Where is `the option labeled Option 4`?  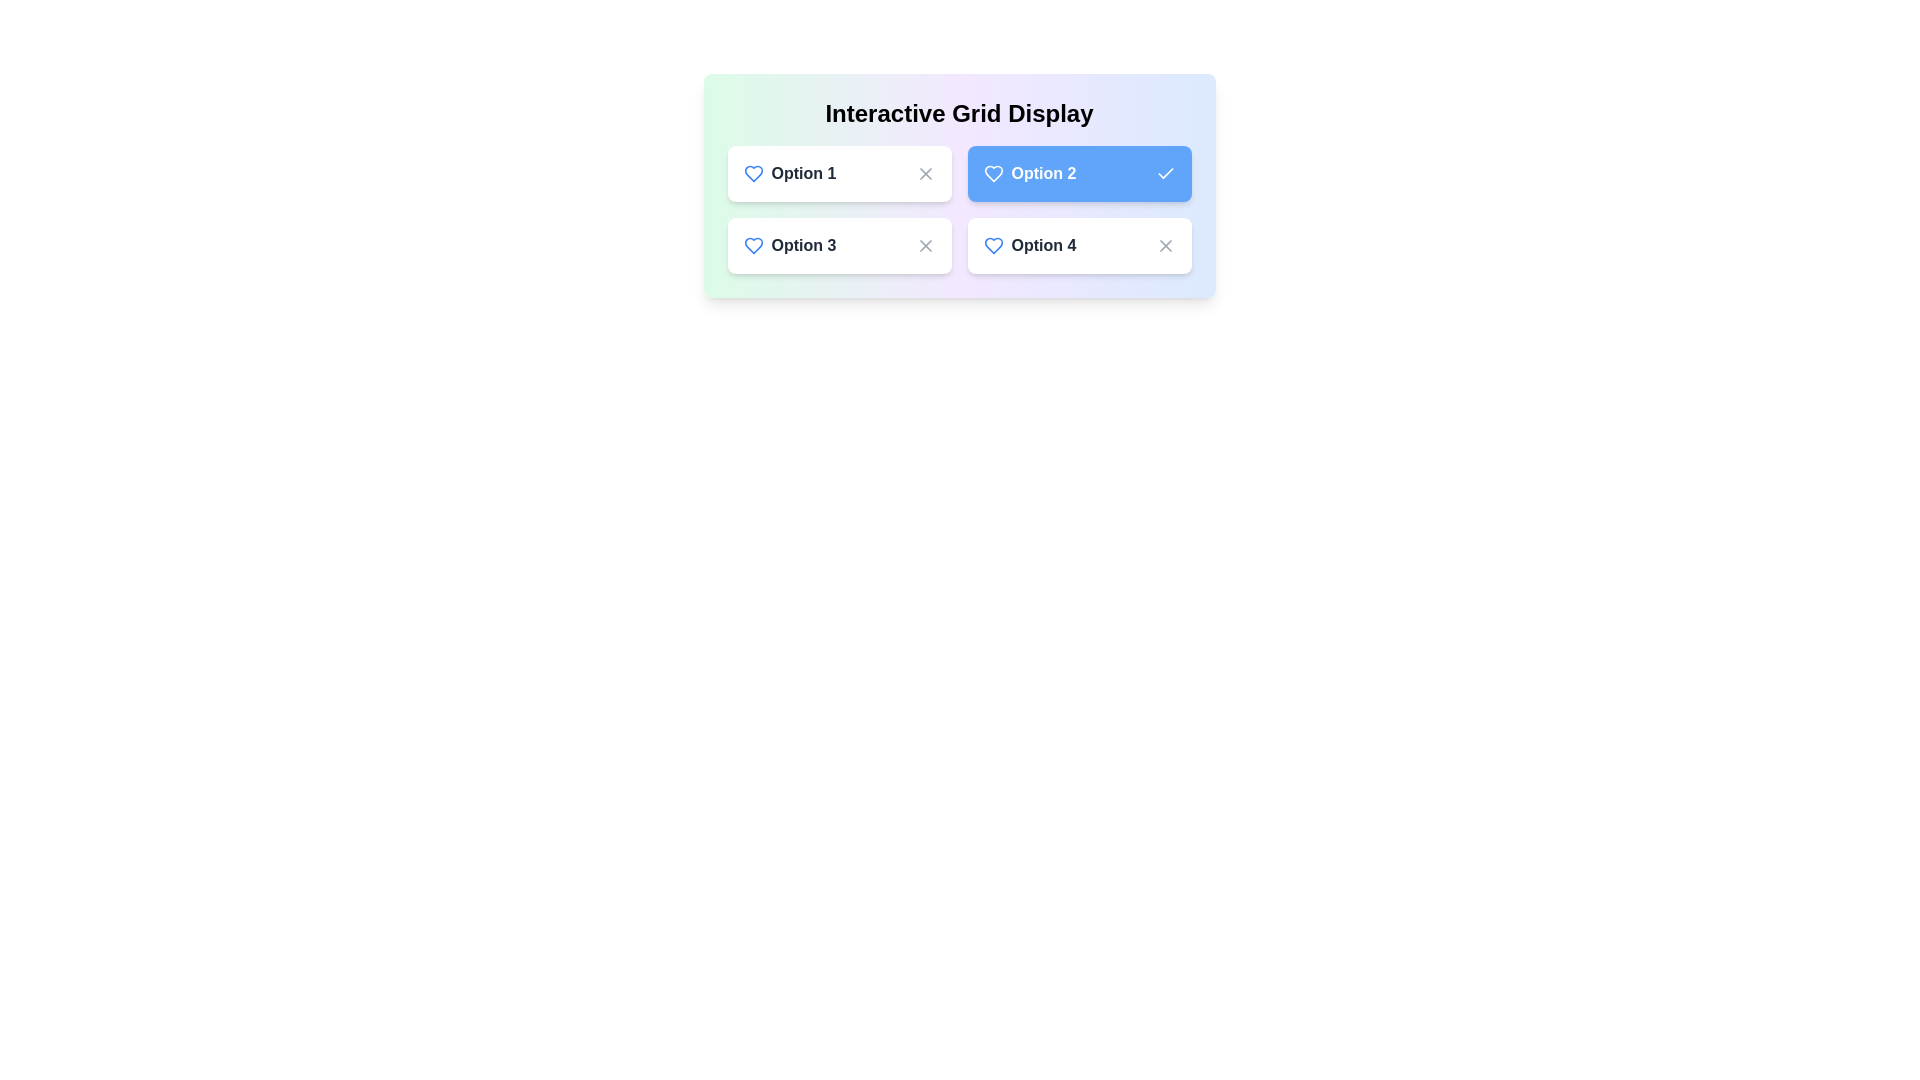 the option labeled Option 4 is located at coordinates (1078, 245).